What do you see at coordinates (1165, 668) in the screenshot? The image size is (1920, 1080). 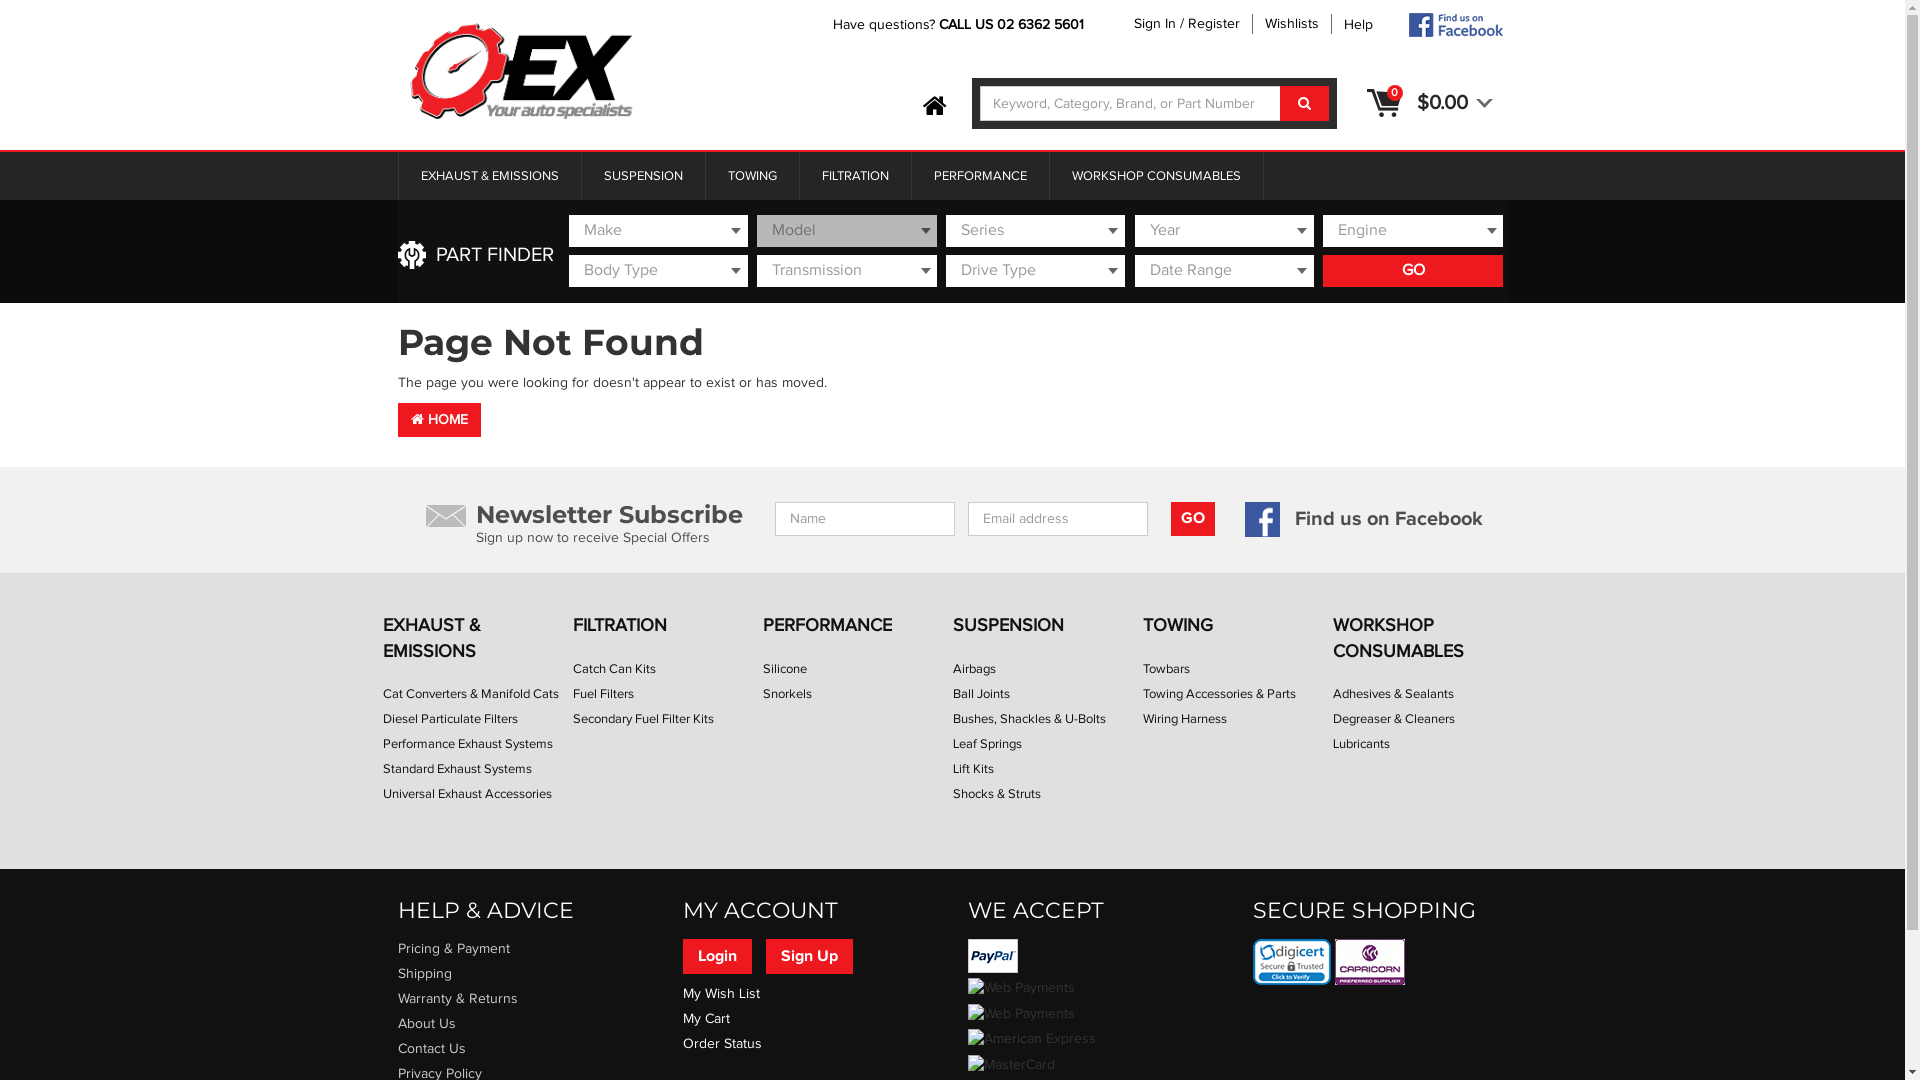 I see `'Towbars'` at bounding box center [1165, 668].